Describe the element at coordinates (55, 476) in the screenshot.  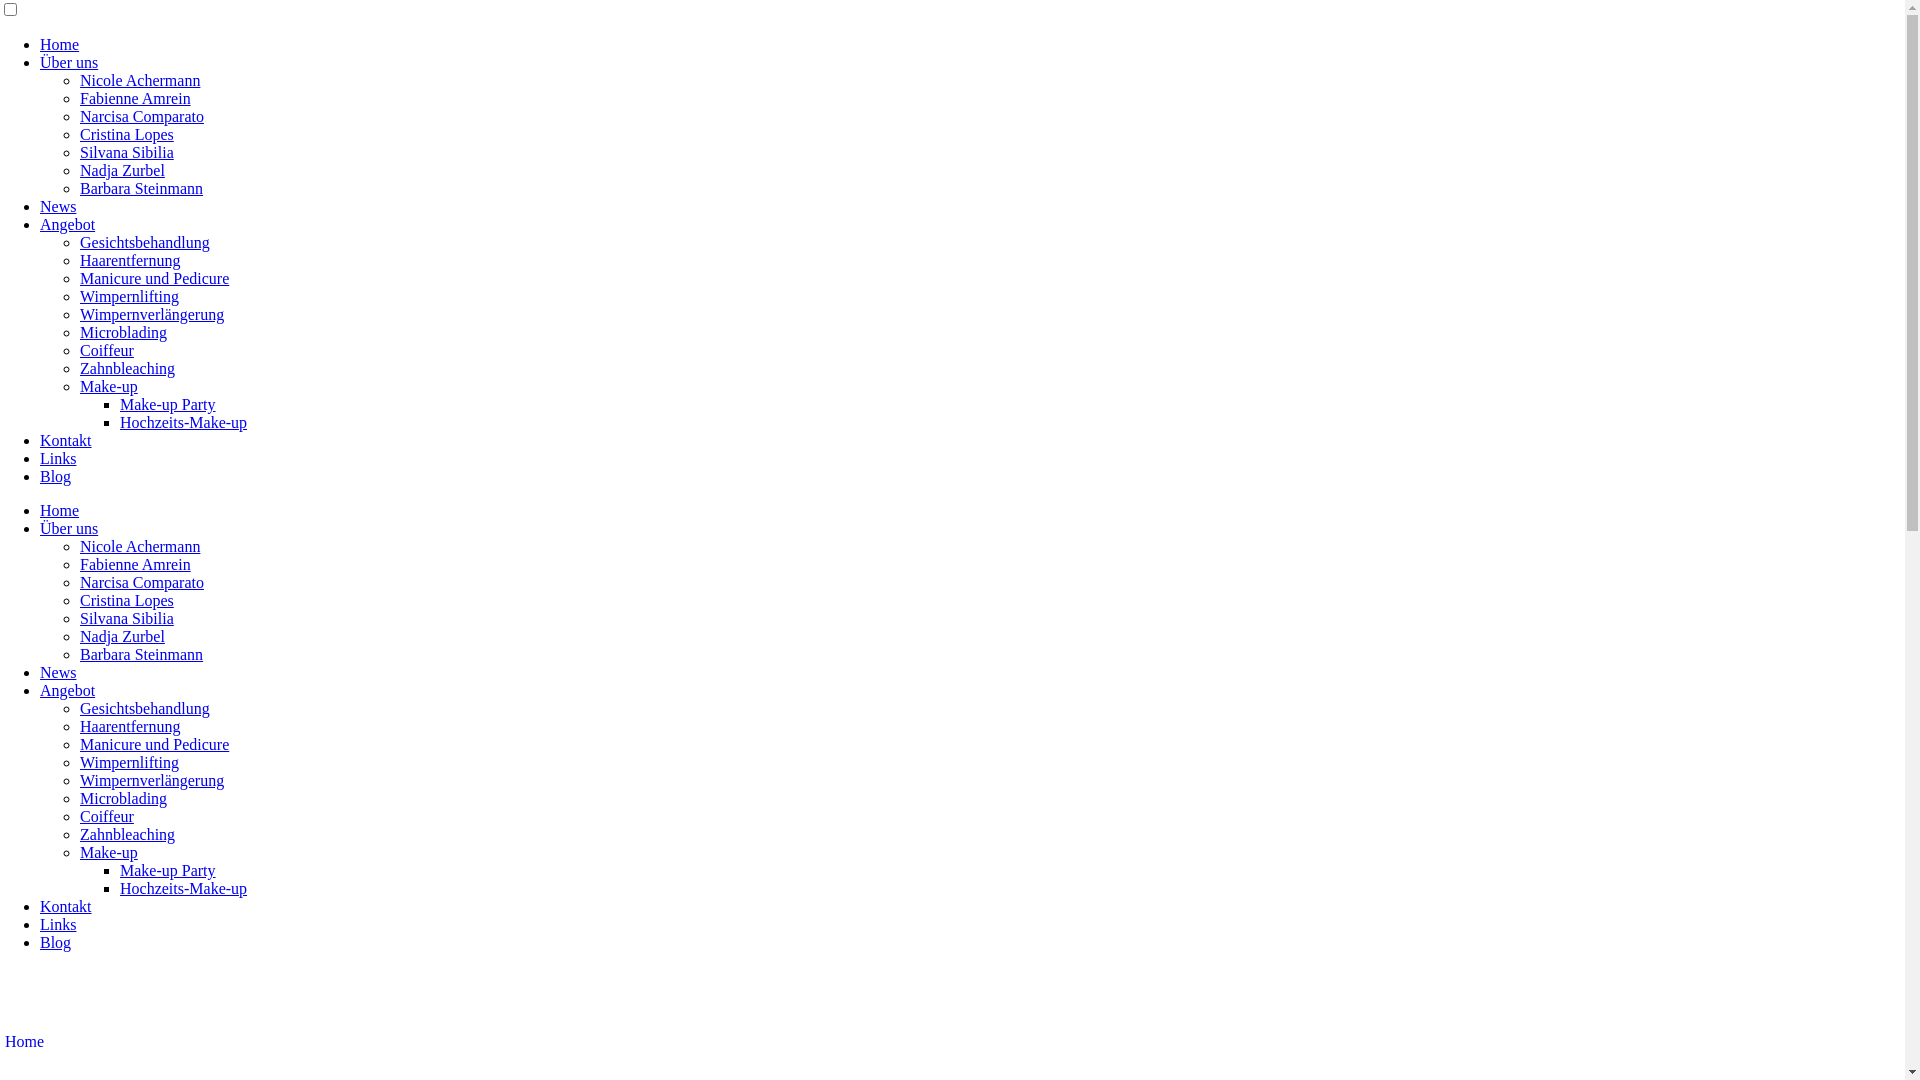
I see `'Blog'` at that location.